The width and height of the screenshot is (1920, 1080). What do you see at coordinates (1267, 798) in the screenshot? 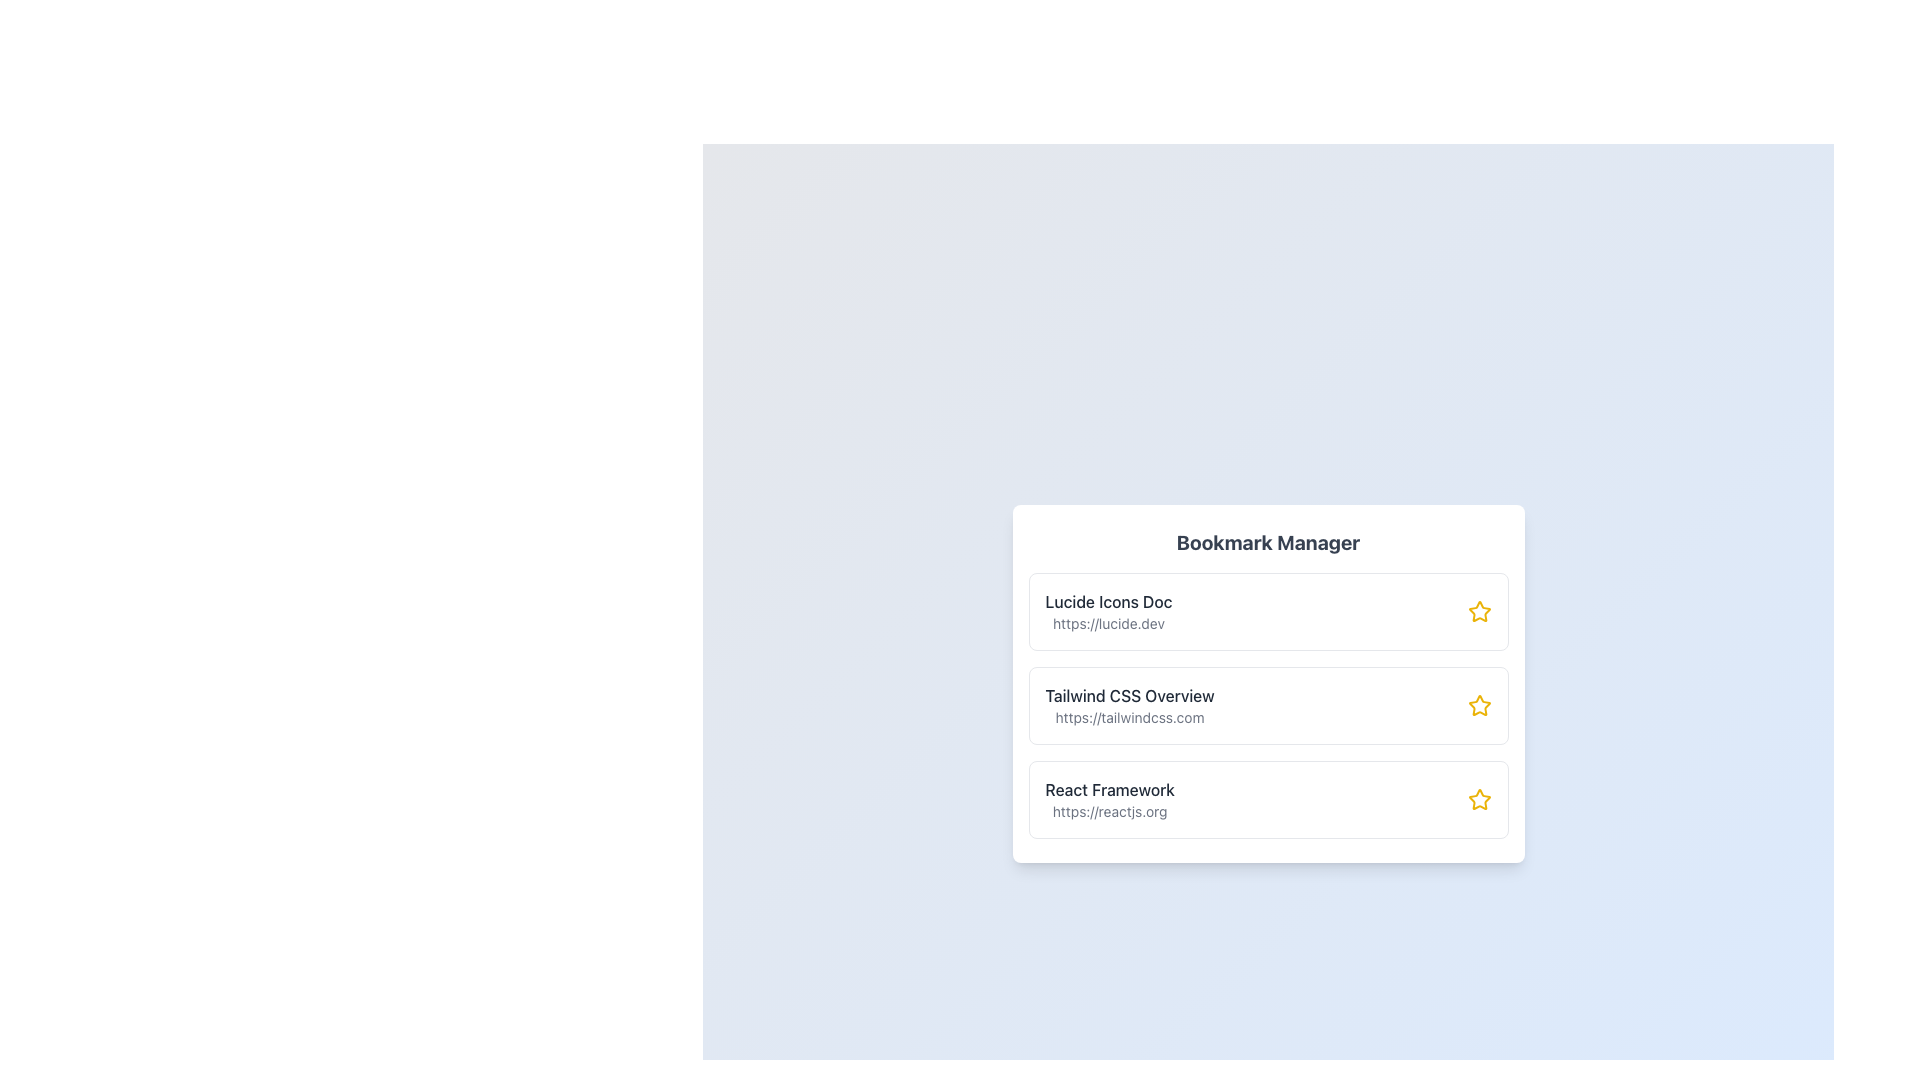
I see `on the third bookmarked item in the 'Bookmark Manager' that represents a React Framework resource` at bounding box center [1267, 798].